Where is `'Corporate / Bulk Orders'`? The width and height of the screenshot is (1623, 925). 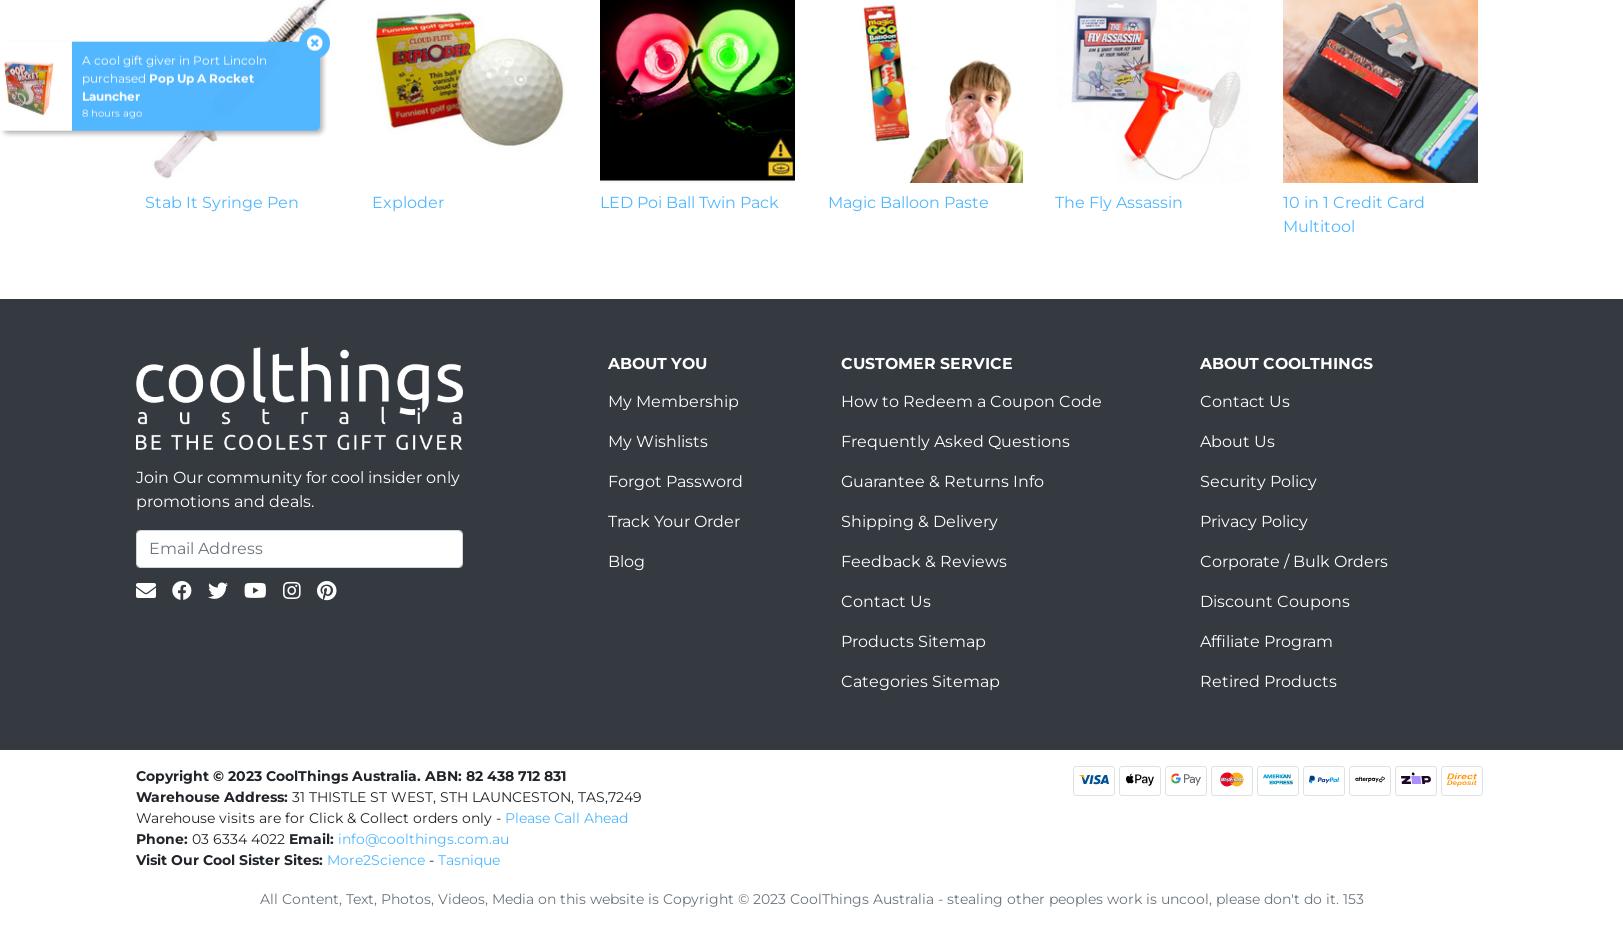
'Corporate / Bulk Orders' is located at coordinates (1293, 561).